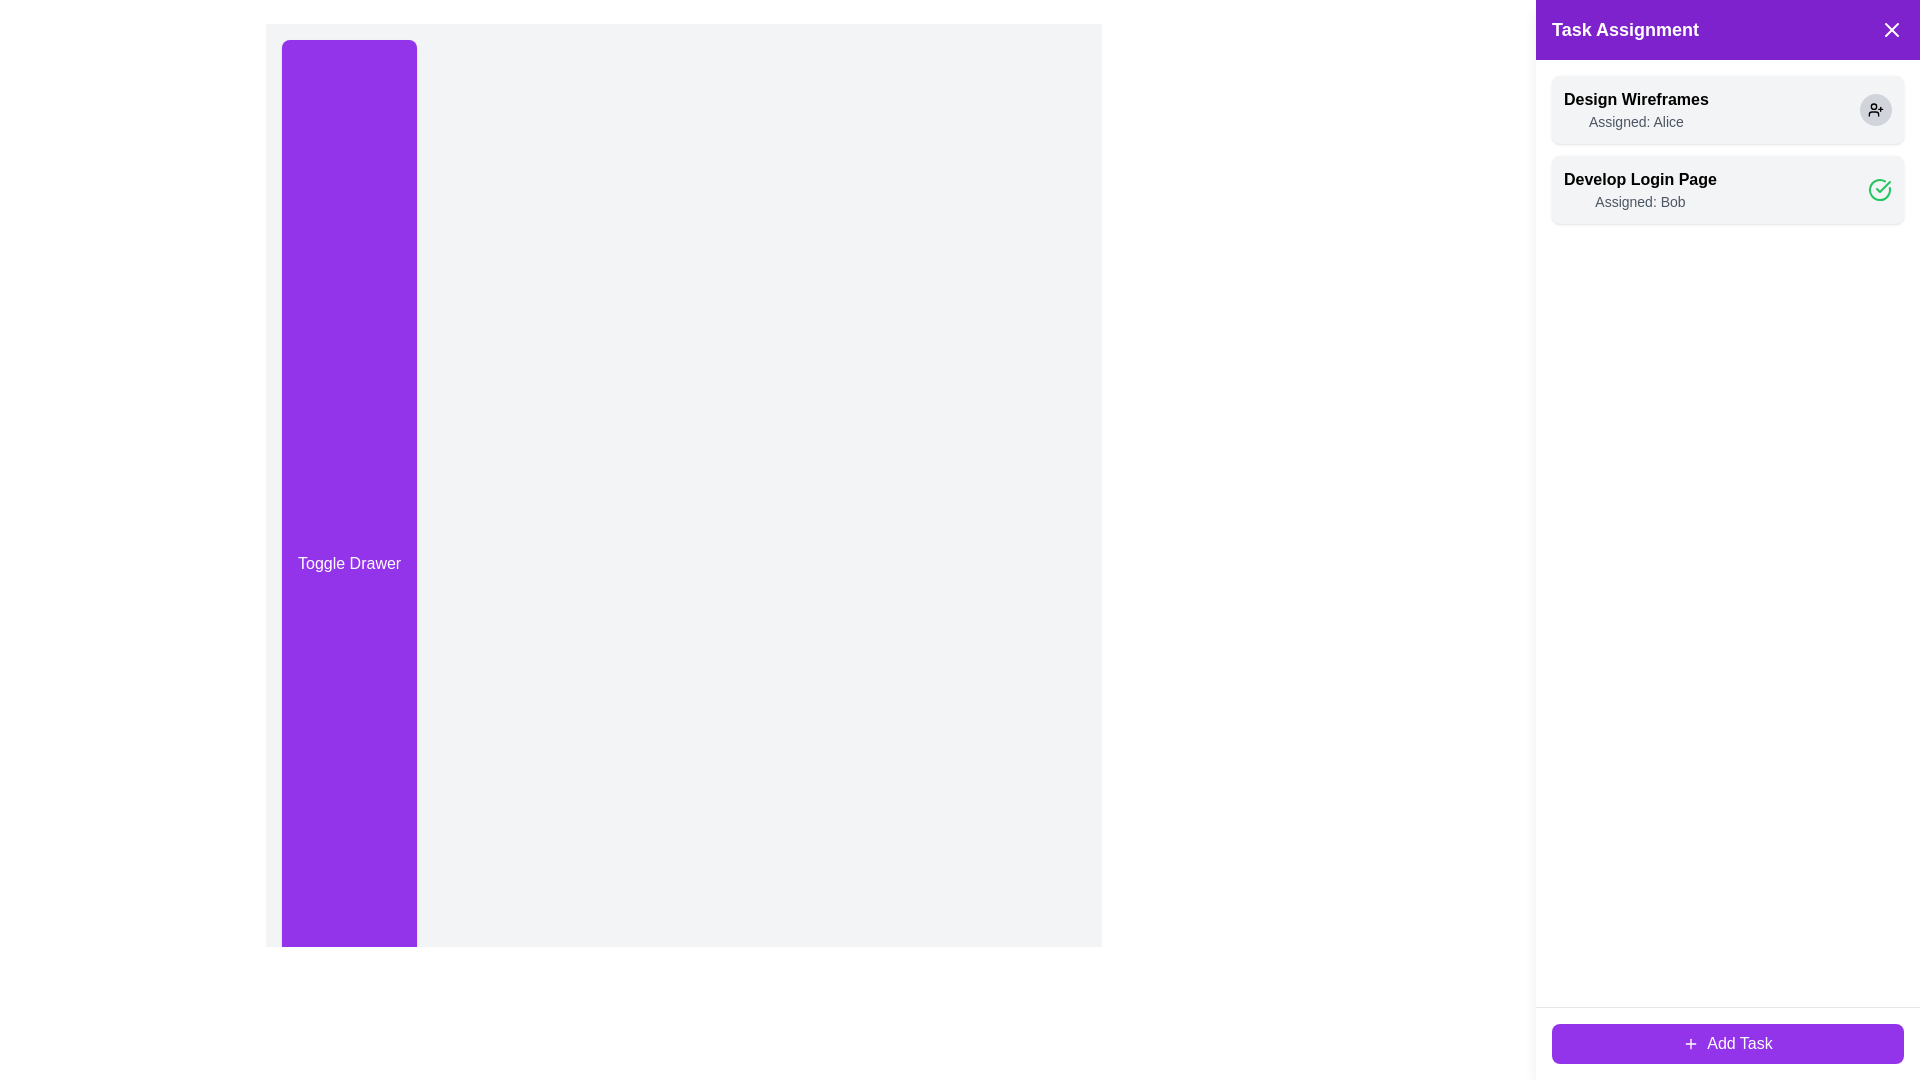 This screenshot has height=1080, width=1920. I want to click on text 'Add Task' from the bold white text label located within the button at the bottom-right corner of the interface, so click(1738, 1043).